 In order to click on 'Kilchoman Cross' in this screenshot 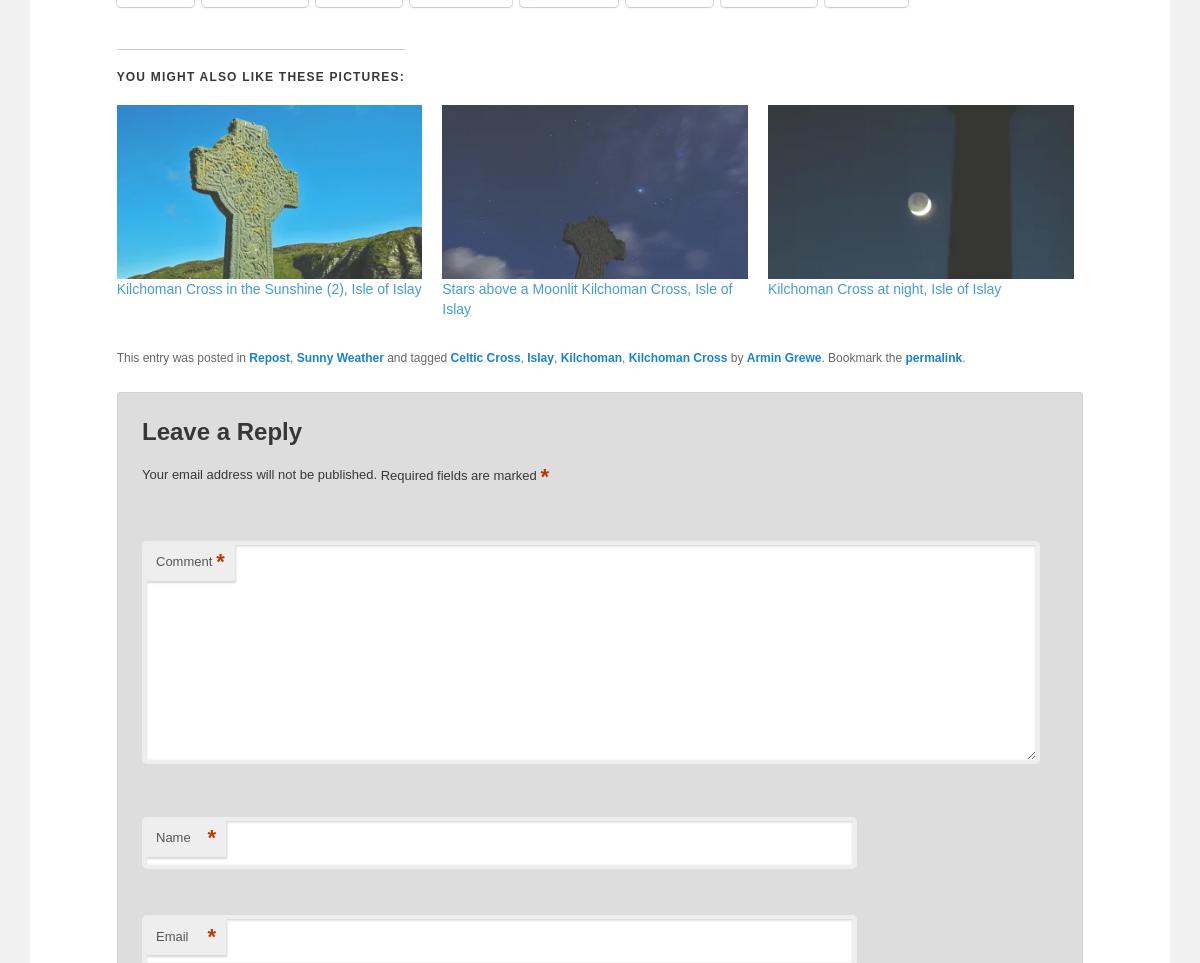, I will do `click(677, 357)`.